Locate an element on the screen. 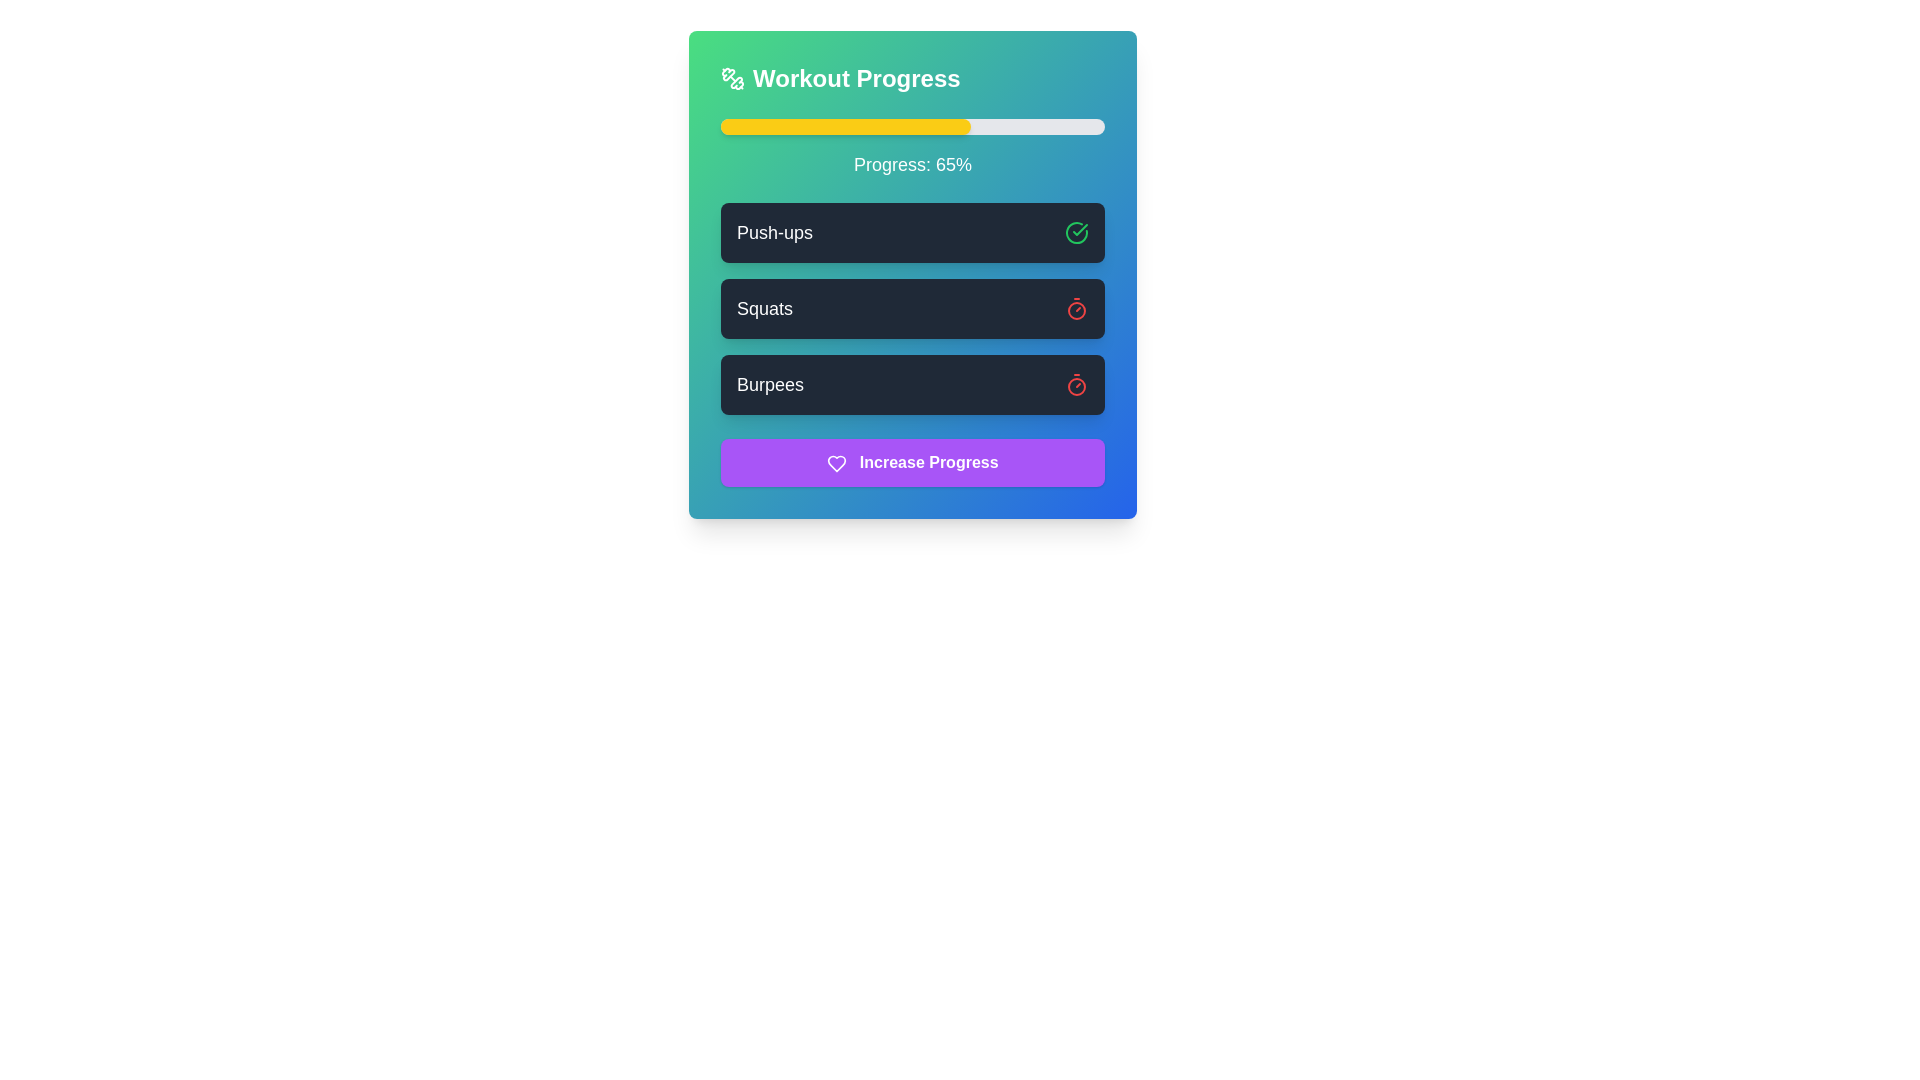 This screenshot has width=1920, height=1080. the item in the vertical list containing descriptive labels such as 'Push-ups', 'Squats', or 'Burpees' is located at coordinates (911, 308).